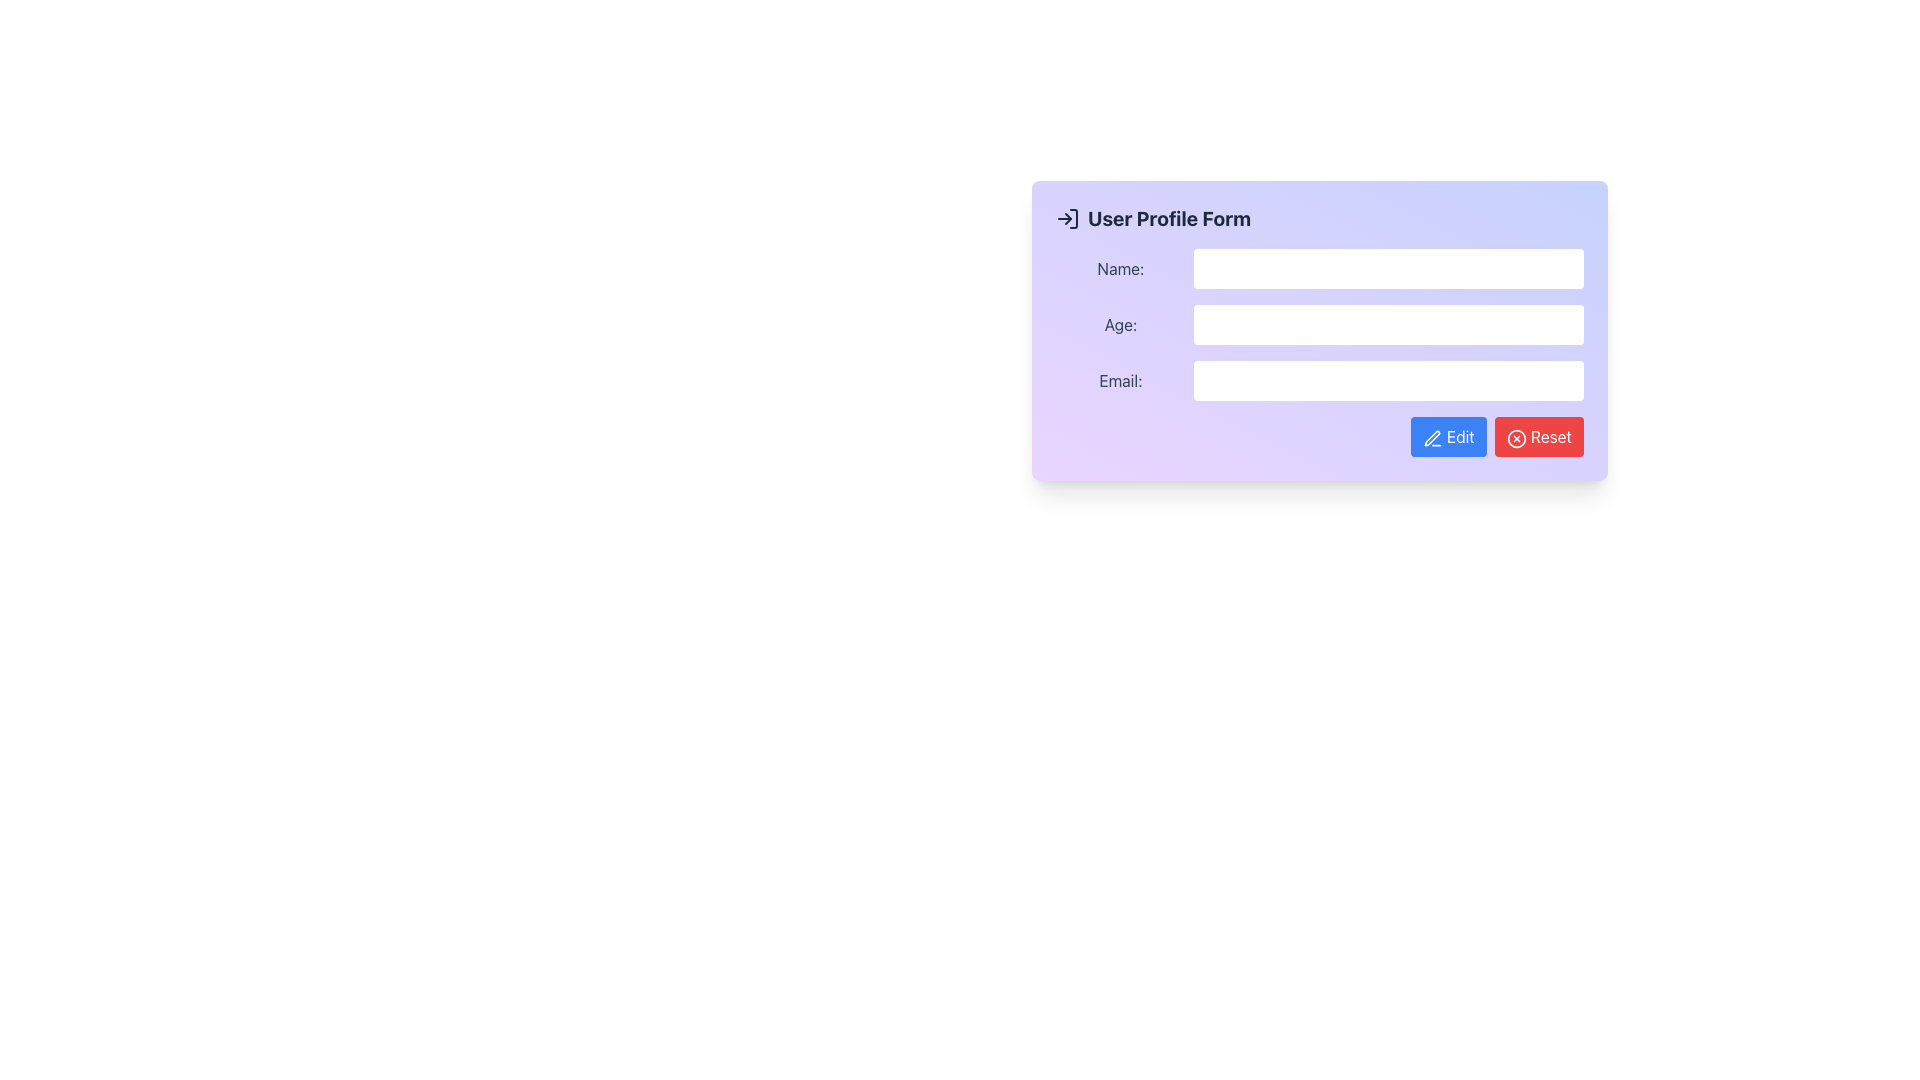 Image resolution: width=1920 pixels, height=1080 pixels. I want to click on the email input box, which is part of the form field labeled 'Email:', located in the third row of a vertical list of labeled input fields, so click(1320, 381).